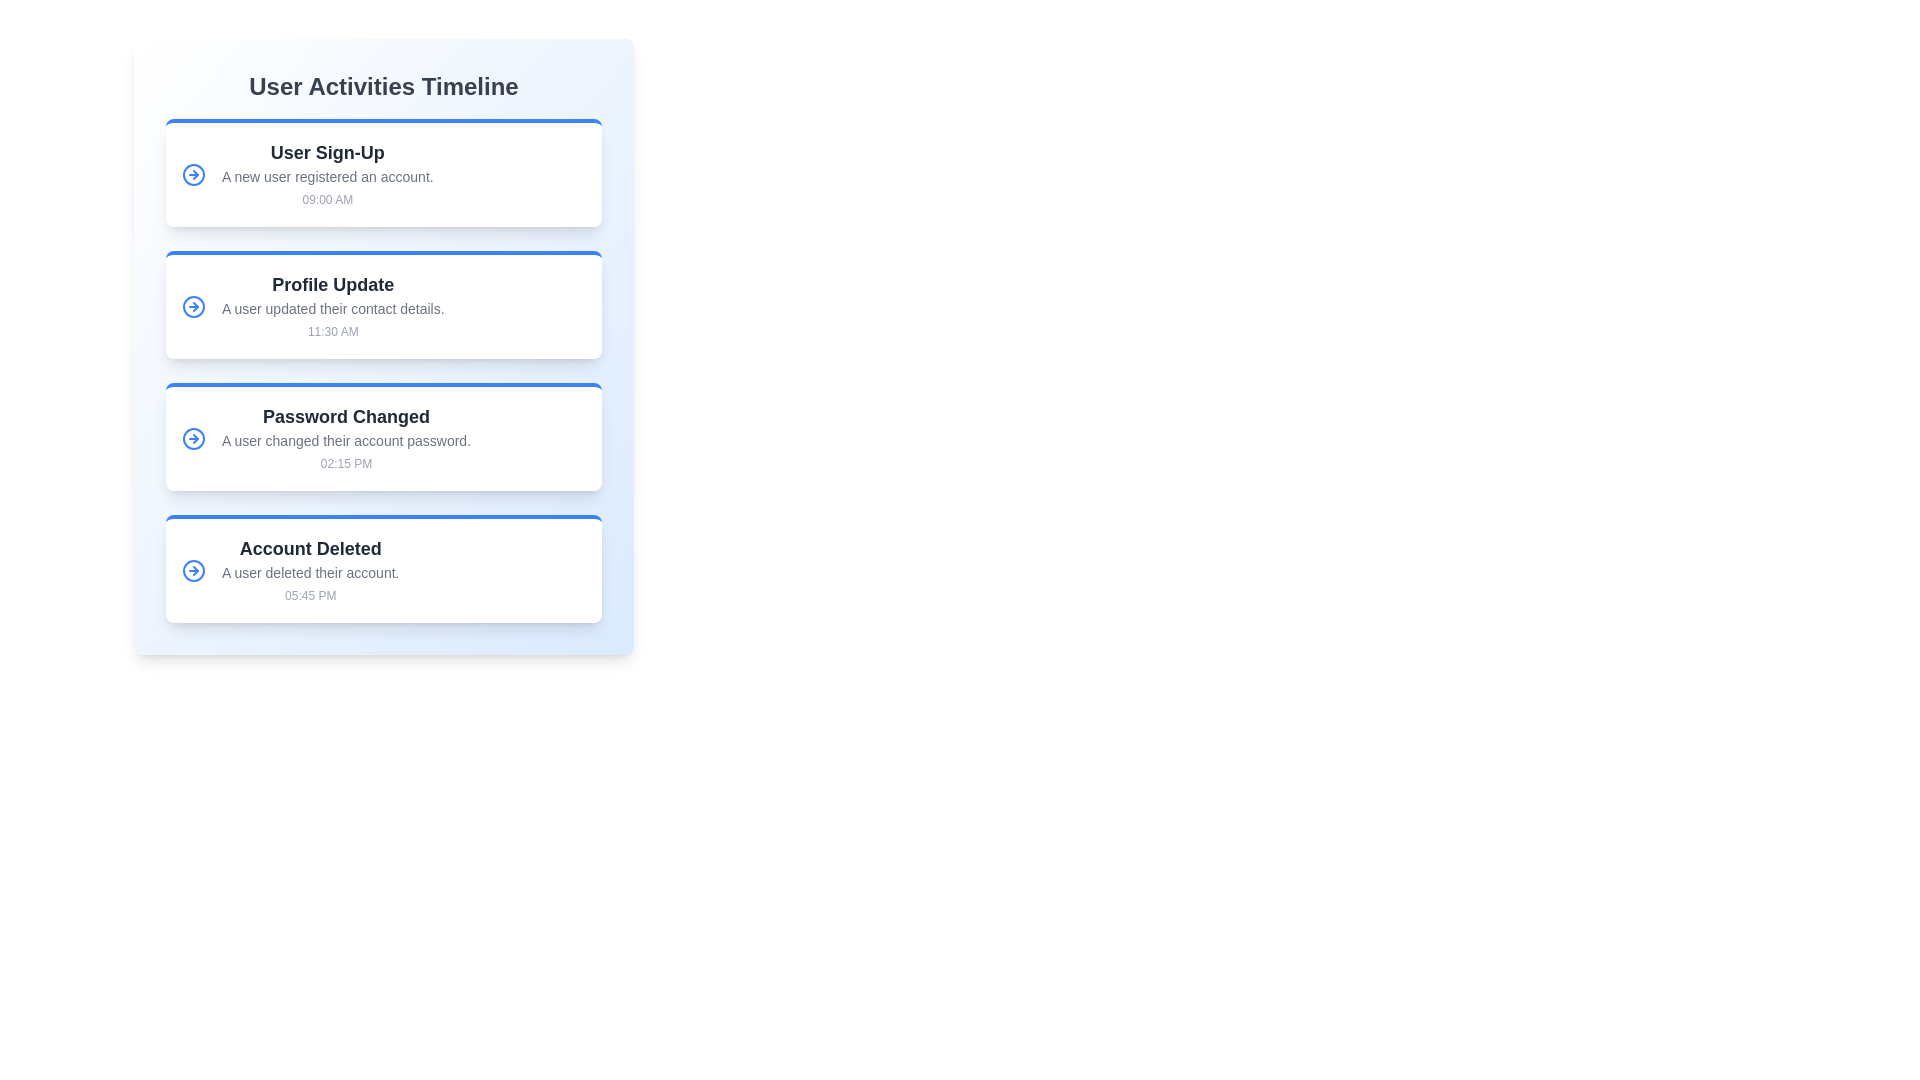 This screenshot has height=1080, width=1920. I want to click on information from the text block located in the fourth section of the vertical timeline, specifically in the bottommost card, which summarizes a user action with a timestamp, so click(309, 570).